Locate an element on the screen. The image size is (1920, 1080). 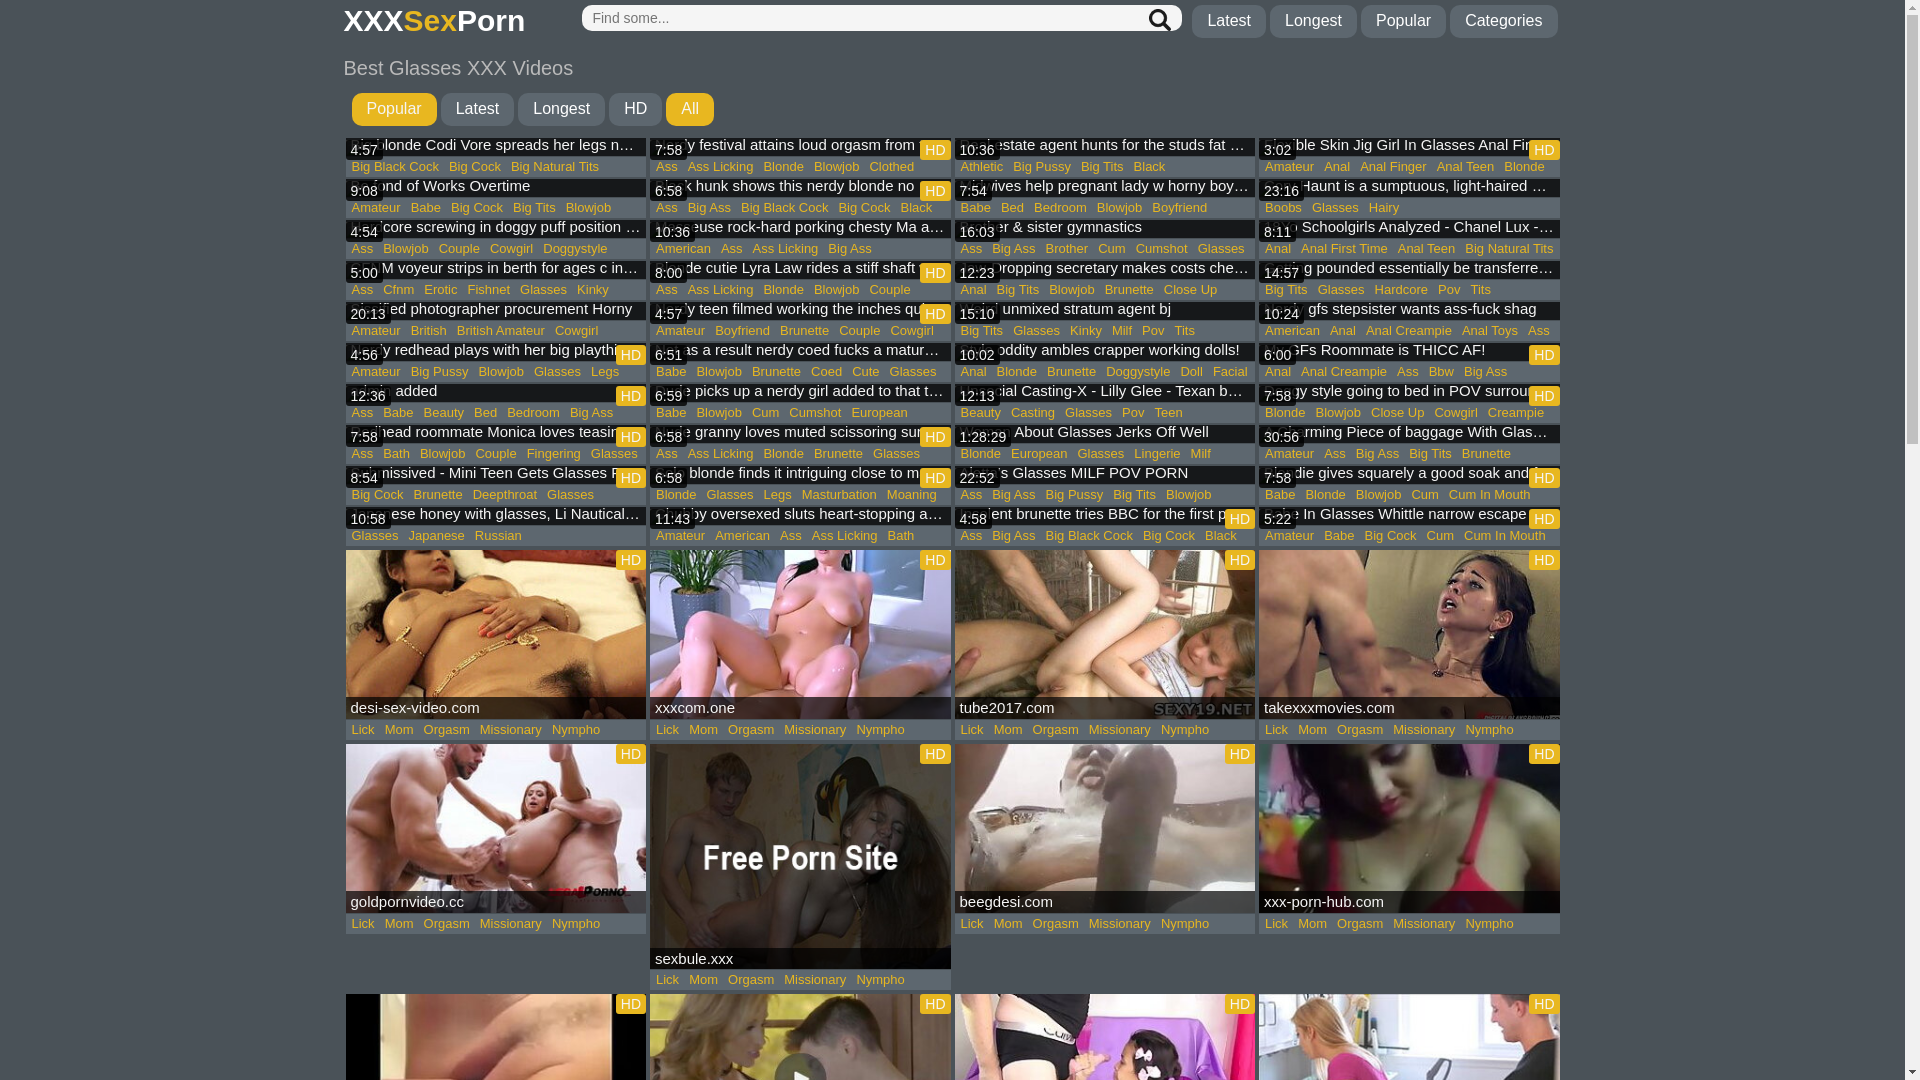
'Submissived - Mini Teen Gets Glasses Fucked Off is located at coordinates (496, 475).